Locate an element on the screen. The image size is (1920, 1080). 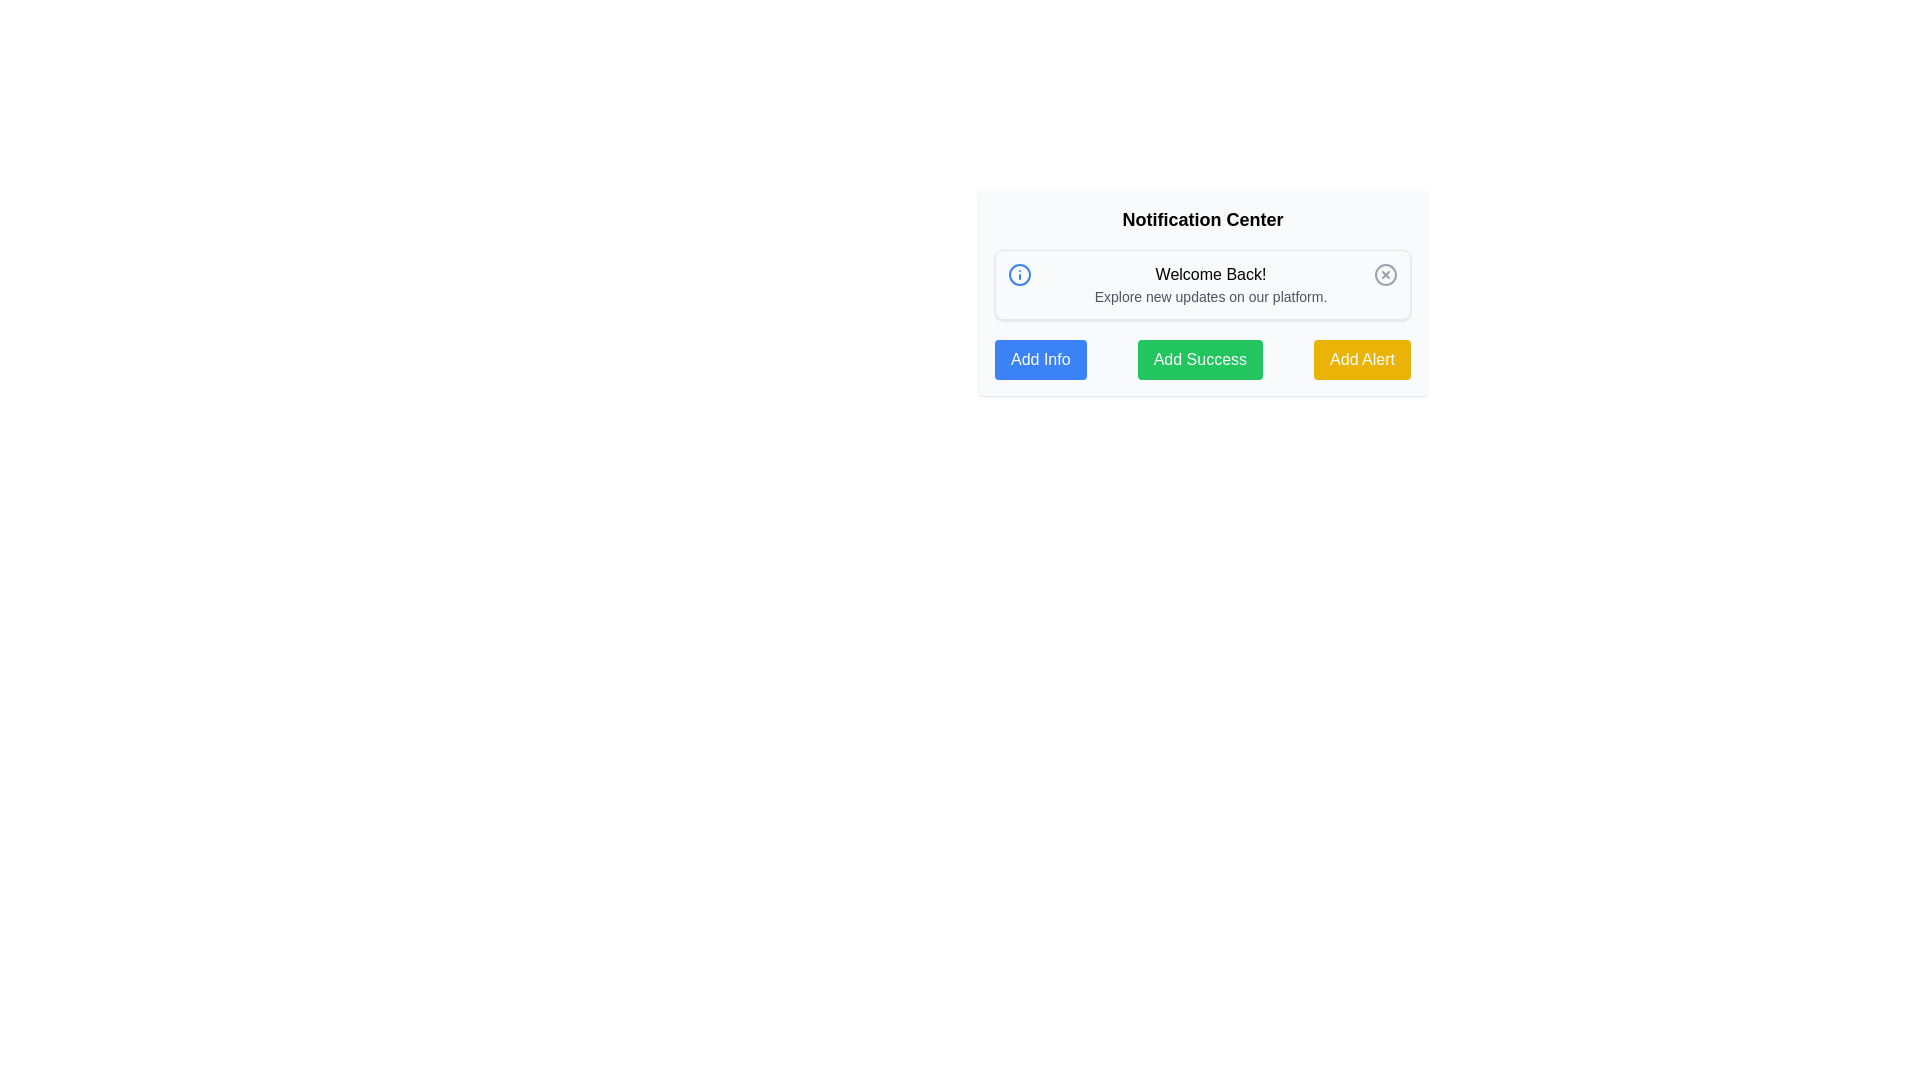
the 'Notification Center' header text area by moving the mouse cursor to its center position is located at coordinates (1202, 219).